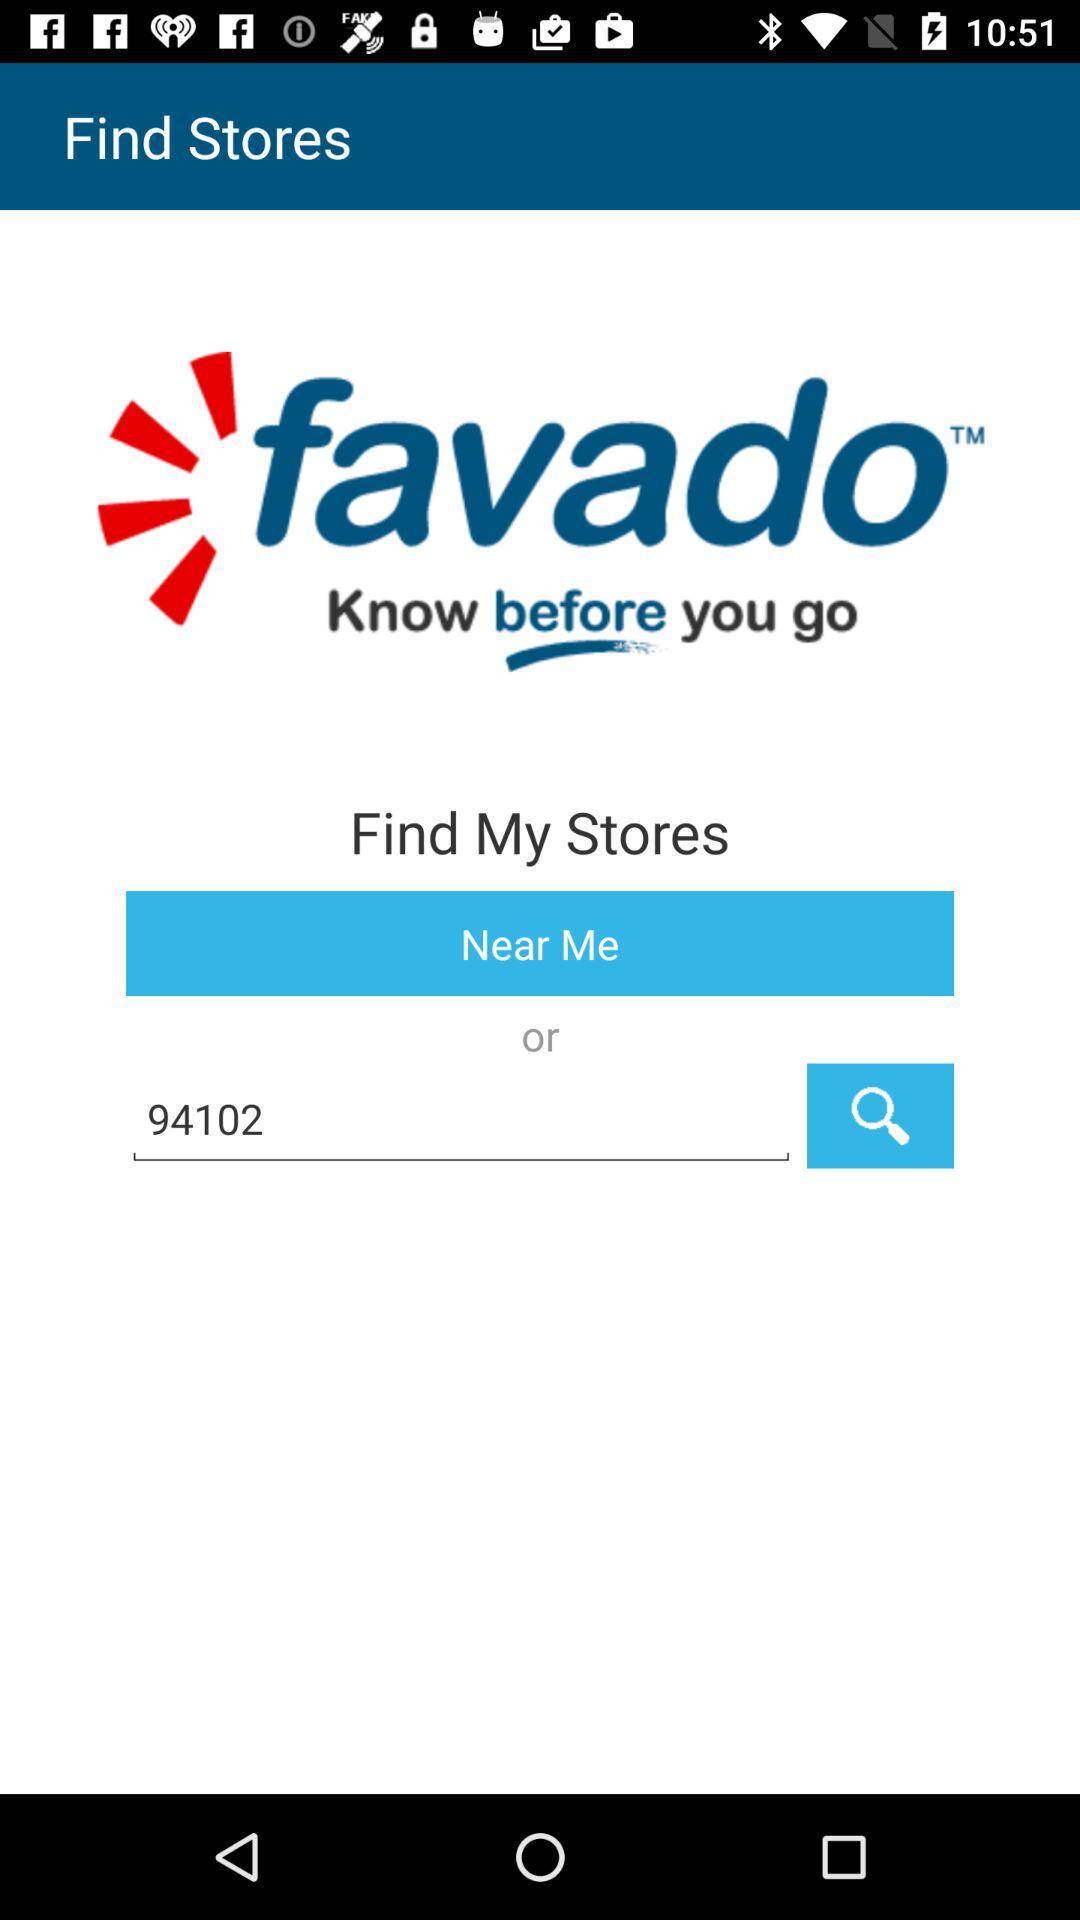 This screenshot has height=1920, width=1080. I want to click on the item above or item, so click(540, 942).